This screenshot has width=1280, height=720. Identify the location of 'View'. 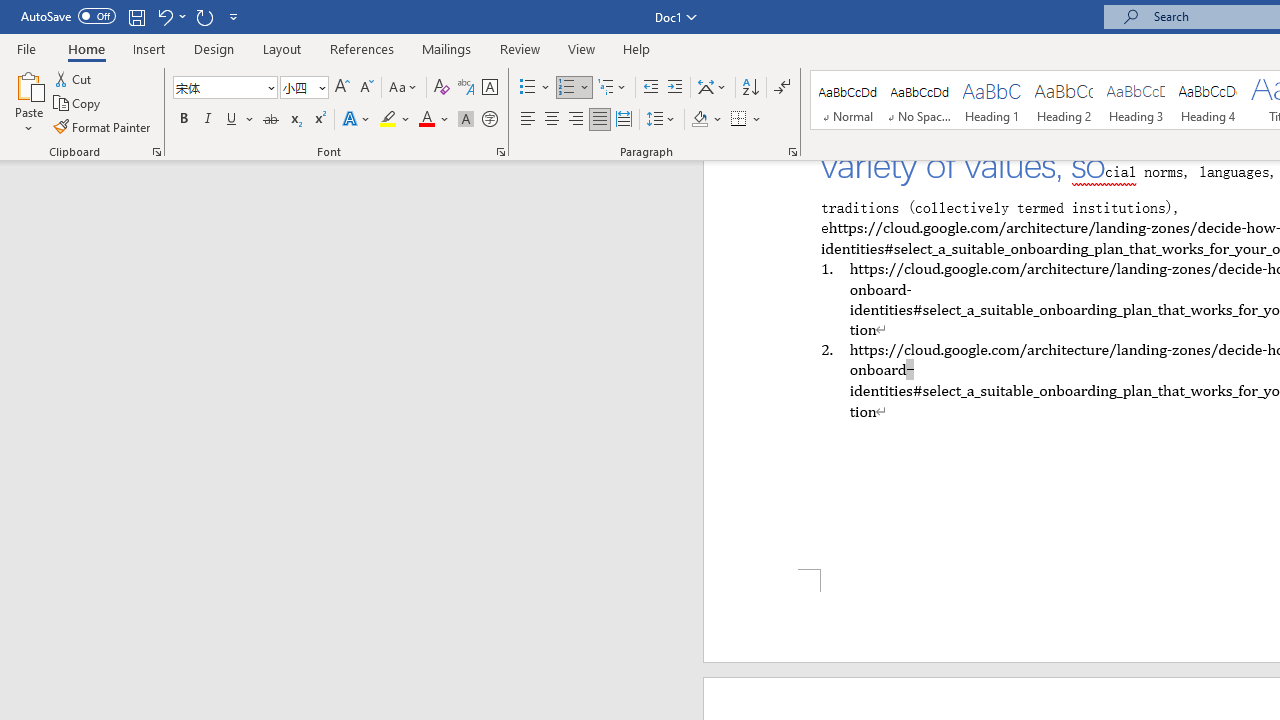
(581, 48).